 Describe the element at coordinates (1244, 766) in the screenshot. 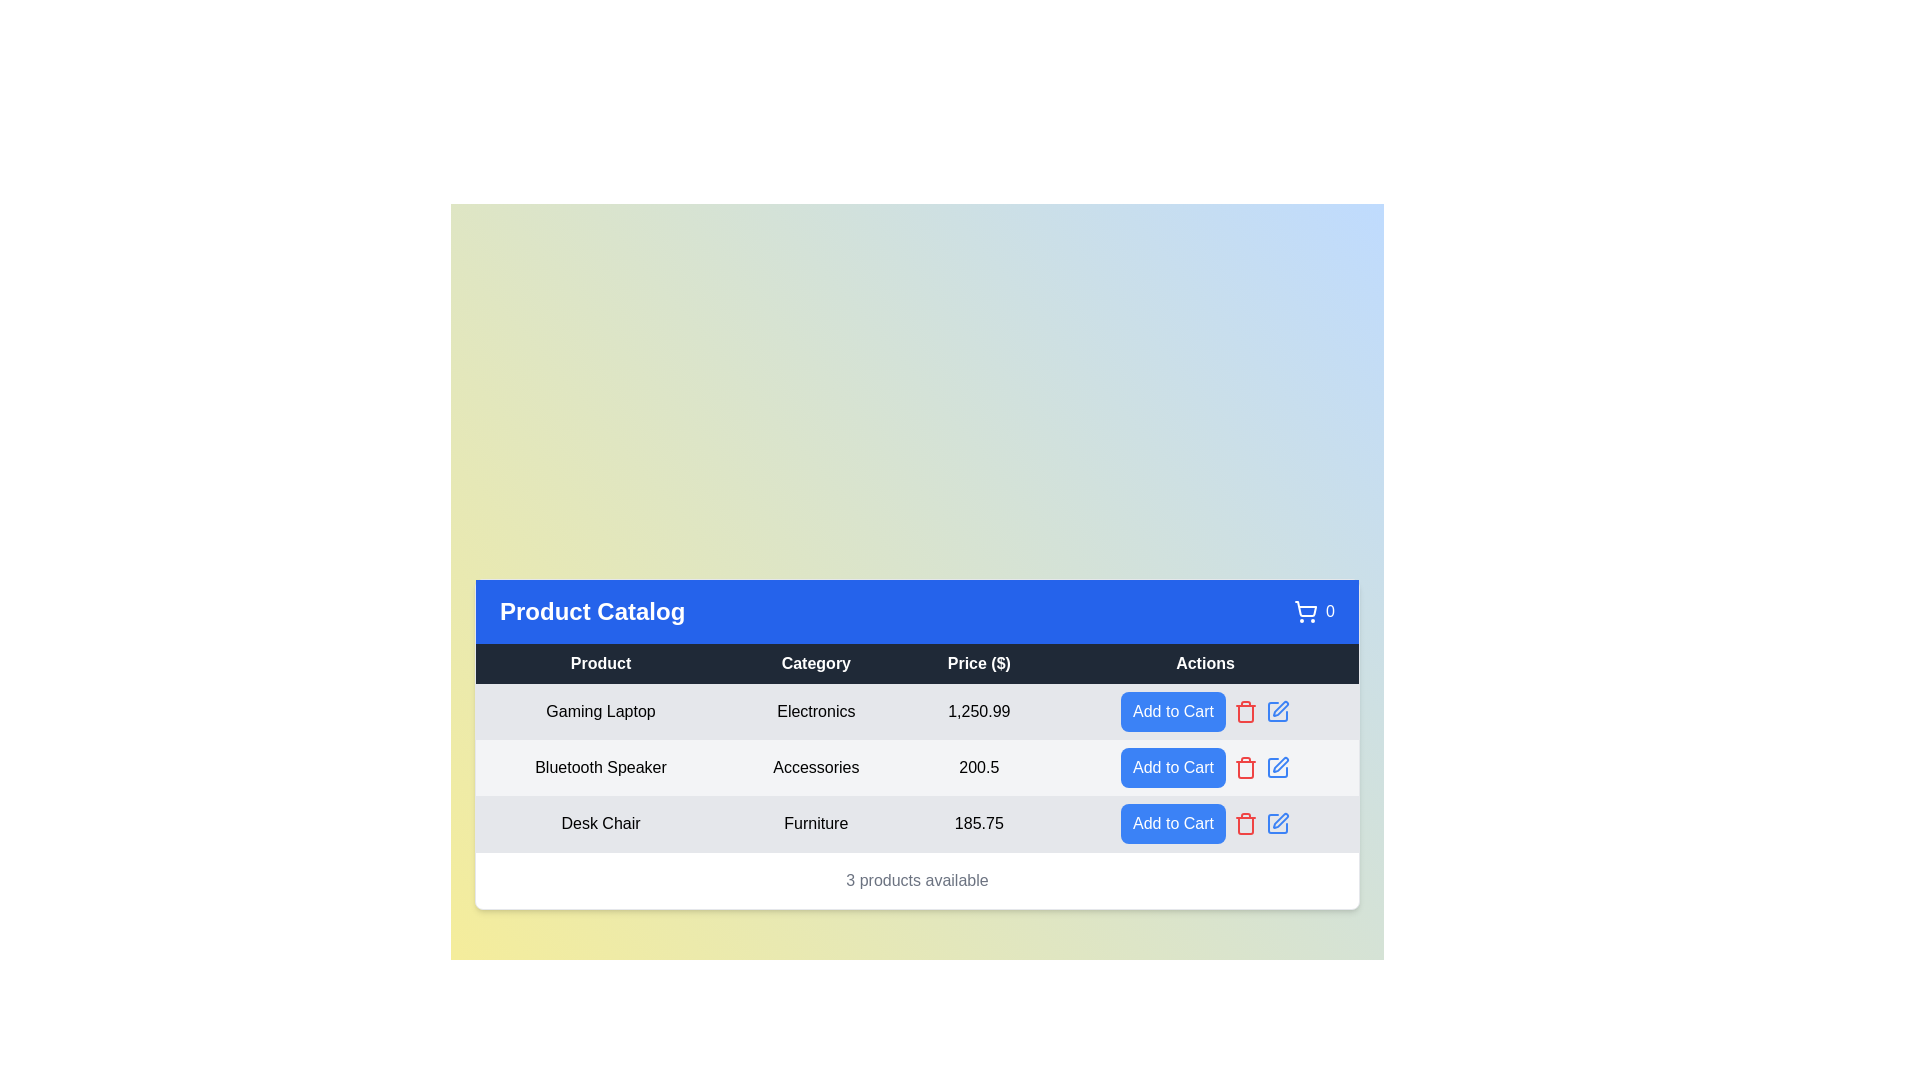

I see `the delete icon button located in the third row of the Actions column of the product table` at that location.